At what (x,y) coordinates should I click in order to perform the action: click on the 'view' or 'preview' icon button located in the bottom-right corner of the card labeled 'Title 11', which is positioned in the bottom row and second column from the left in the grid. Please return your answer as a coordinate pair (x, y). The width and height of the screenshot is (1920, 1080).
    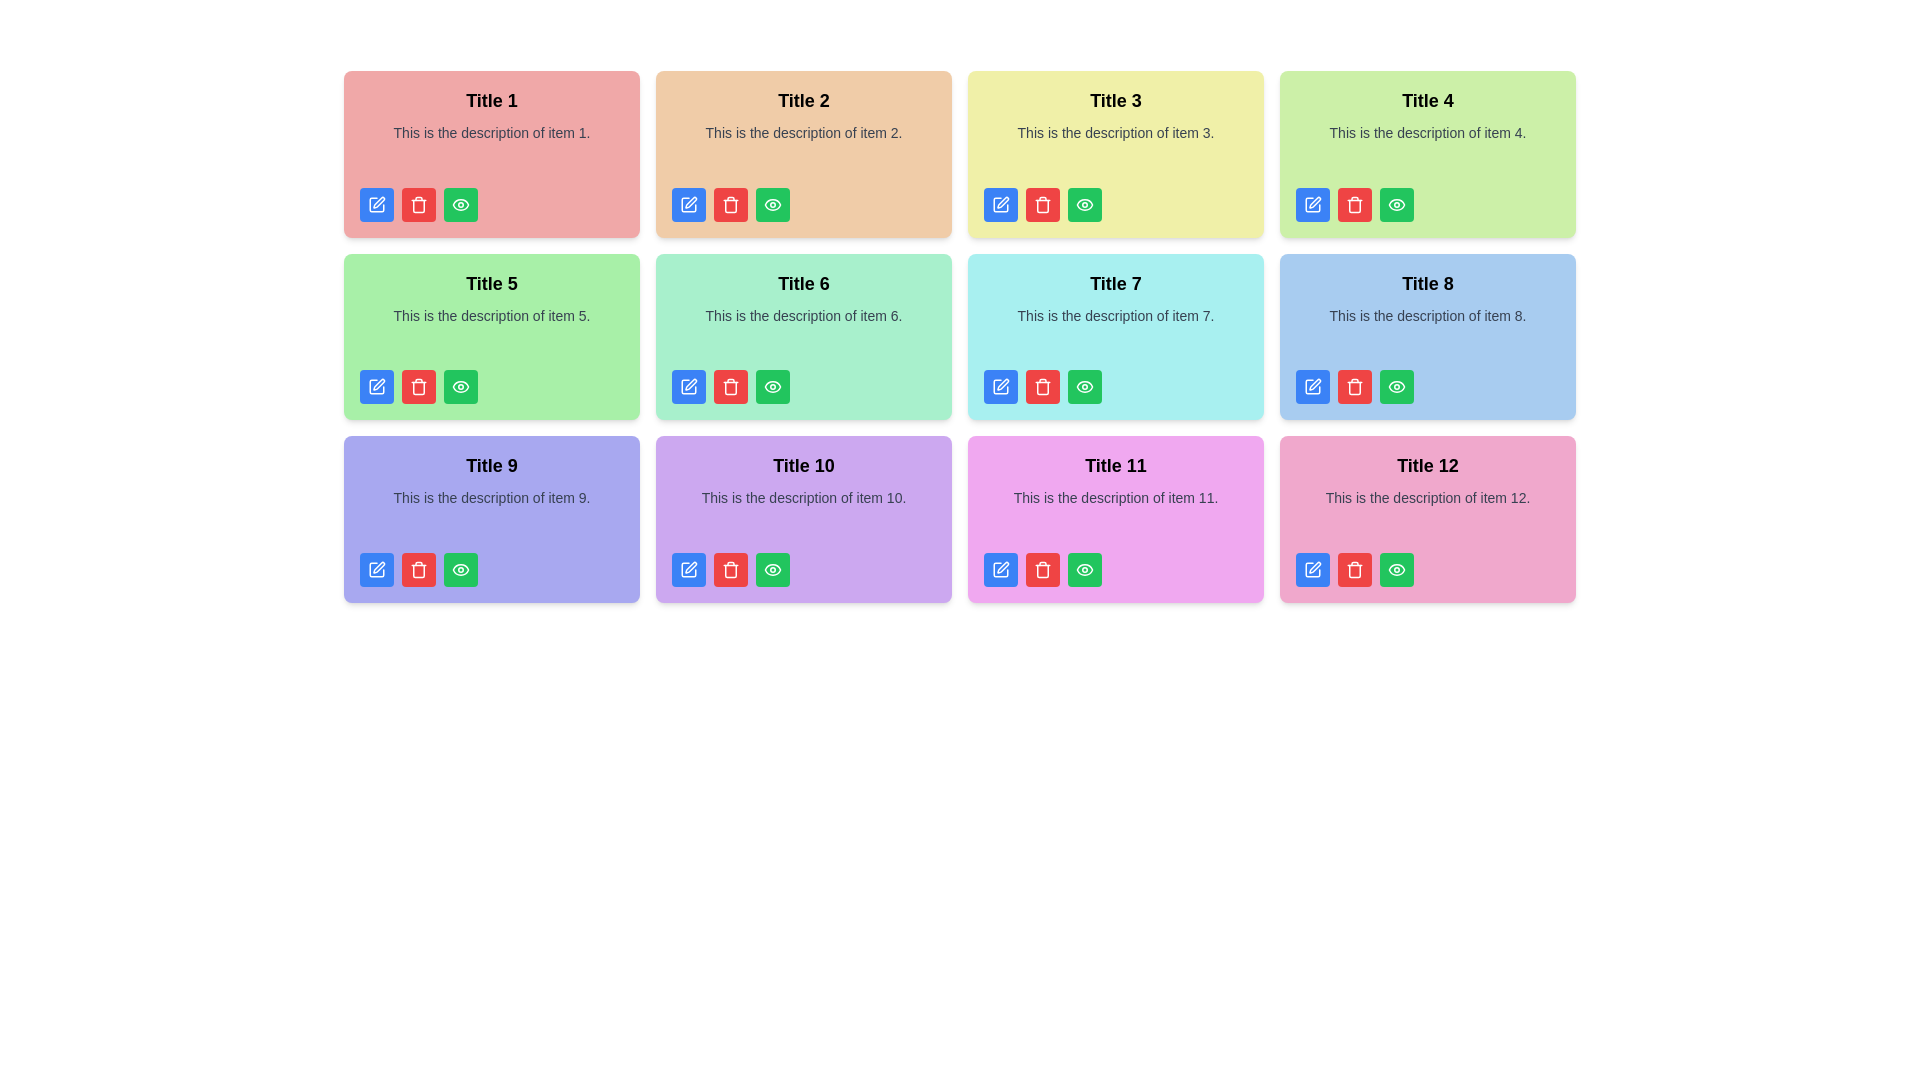
    Looking at the image, I should click on (1083, 569).